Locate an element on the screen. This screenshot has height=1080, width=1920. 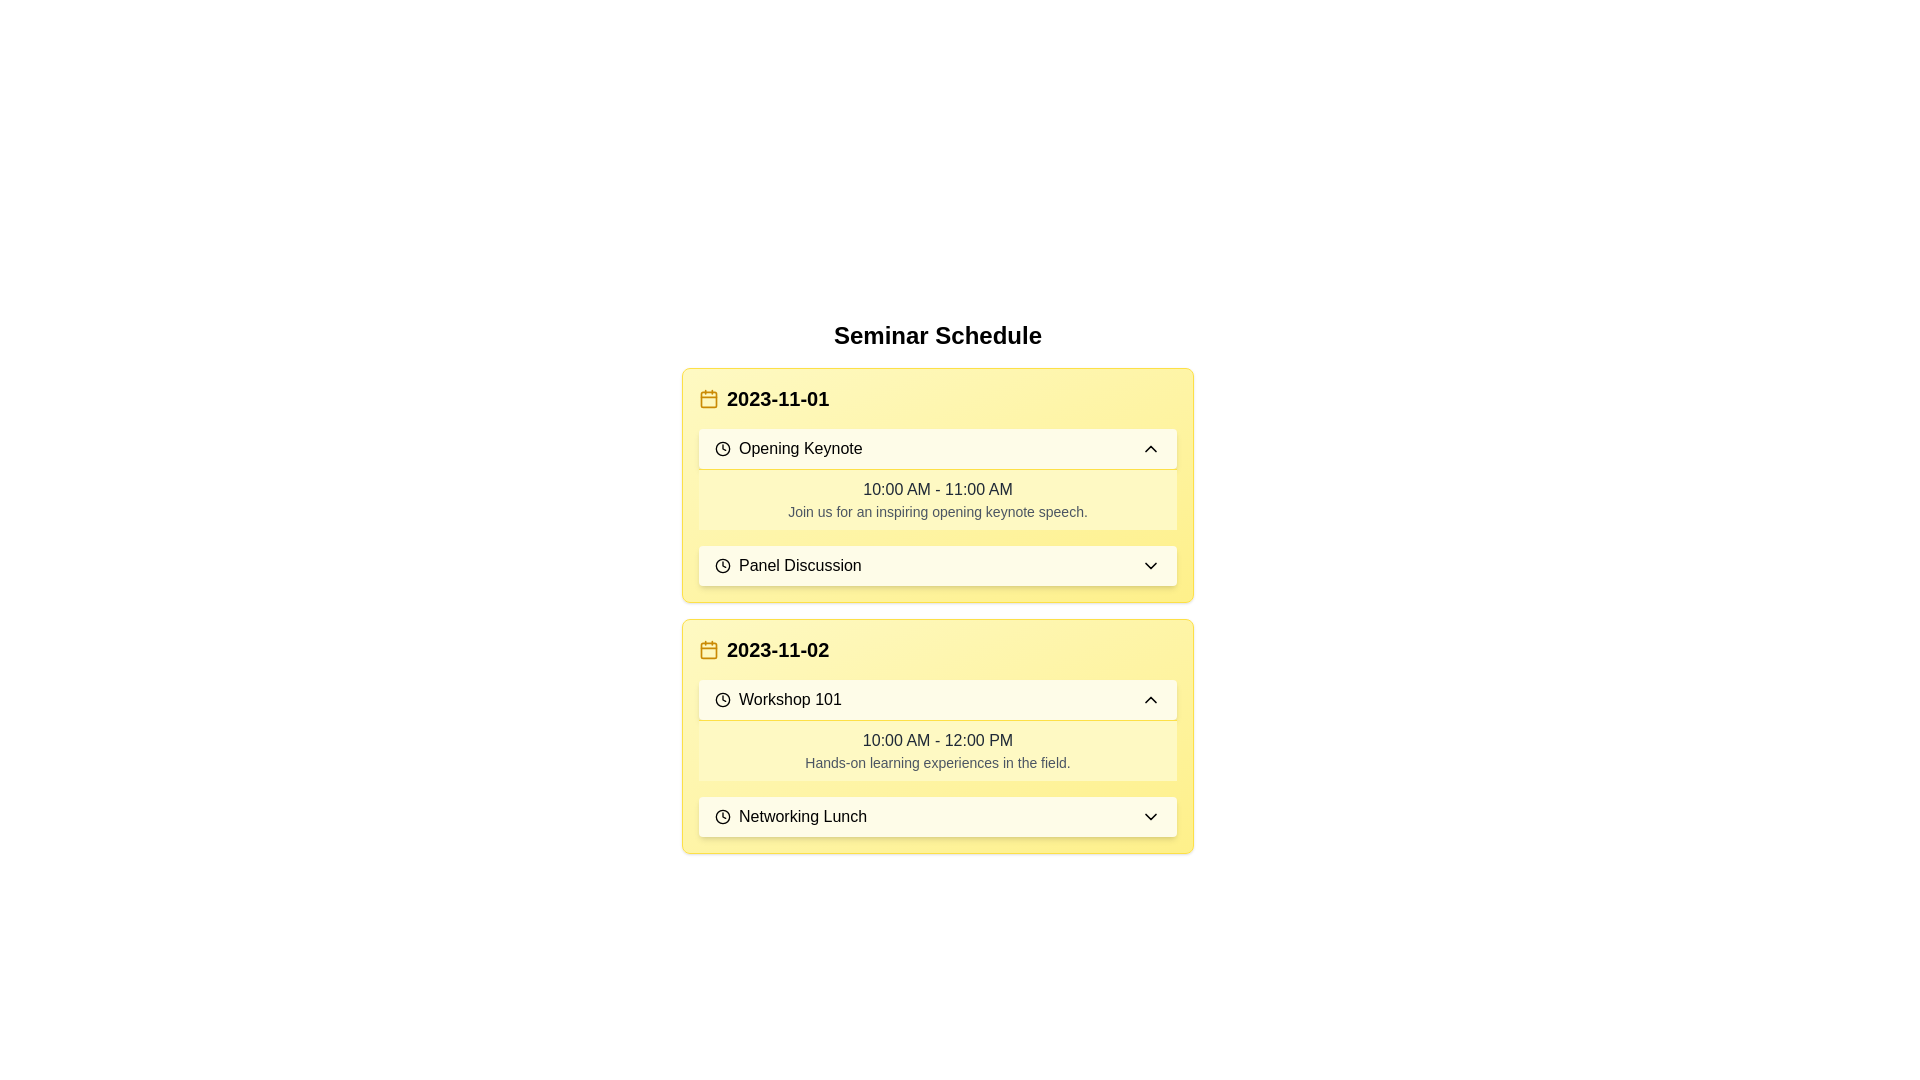
the circular clock-like icon located next to the 'Opening Keynote' text for visual indication is located at coordinates (722, 447).